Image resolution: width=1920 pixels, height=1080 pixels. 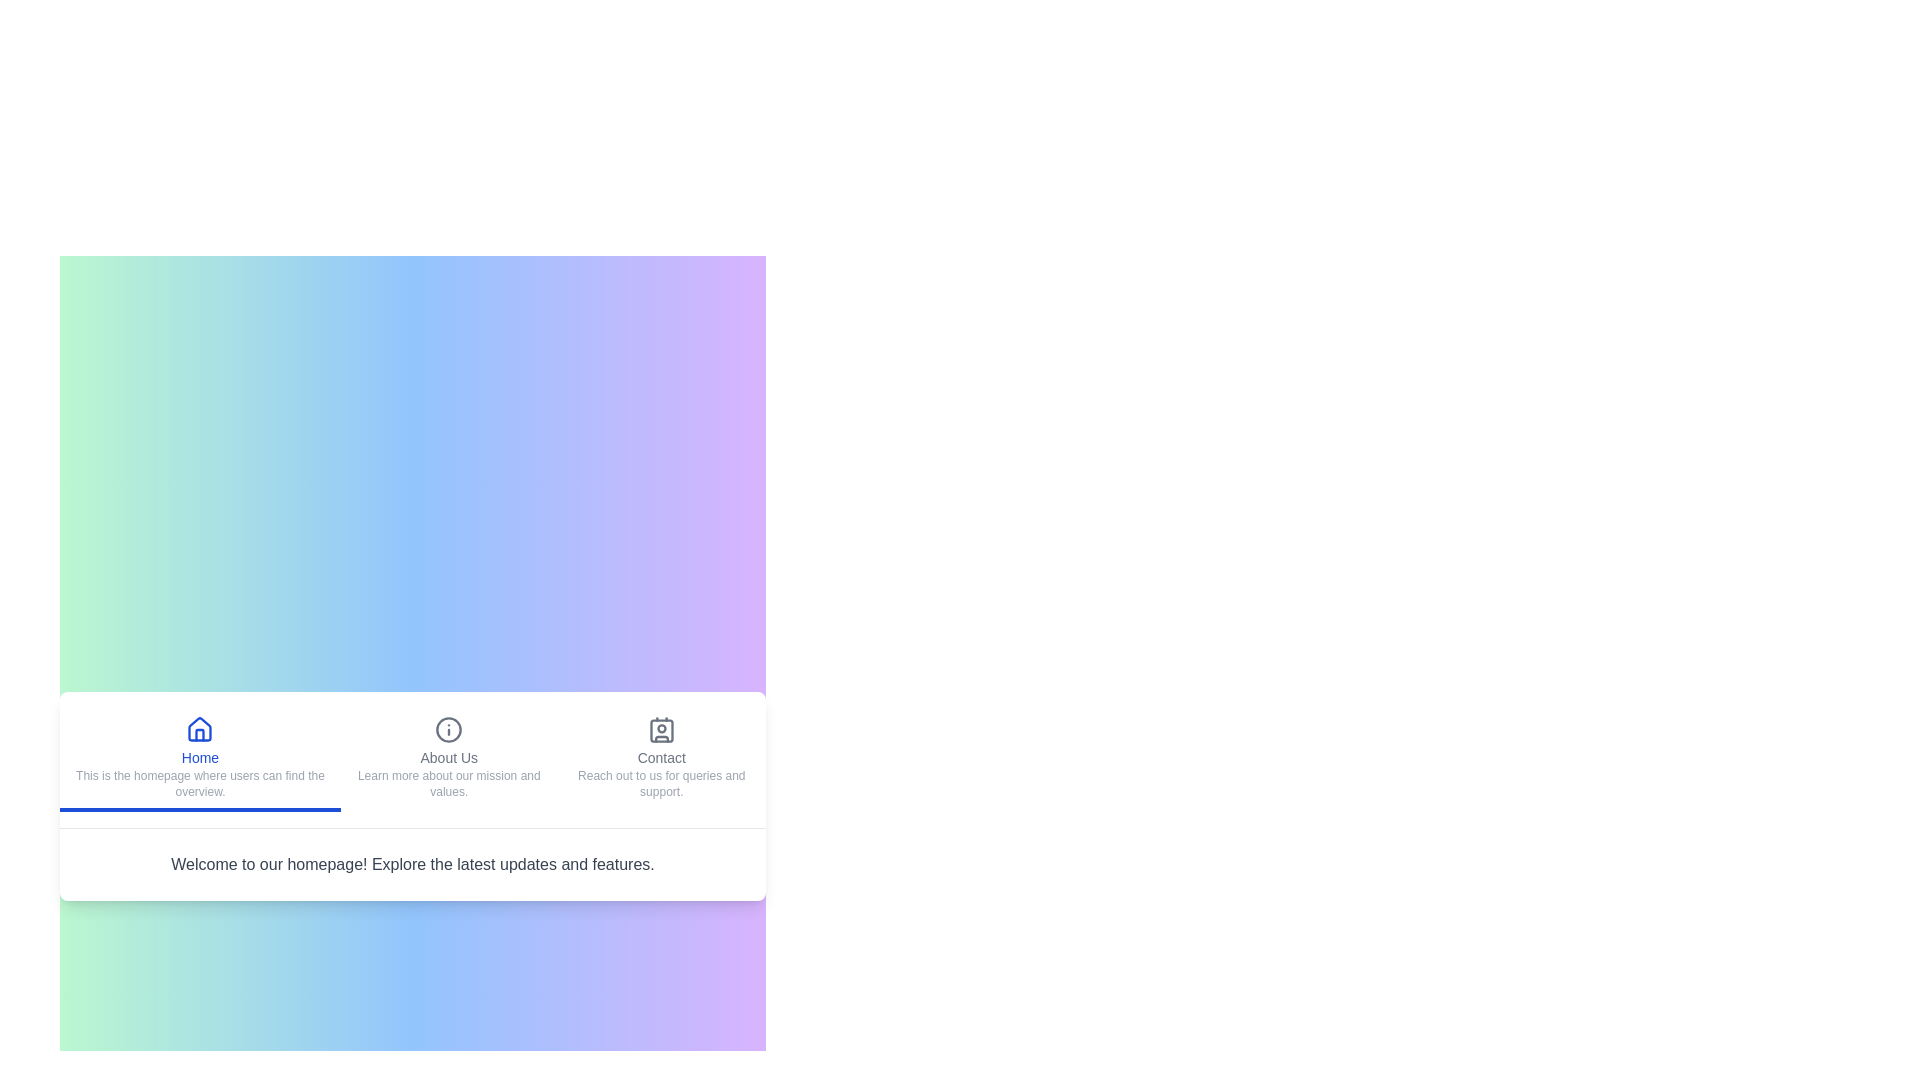 What do you see at coordinates (200, 759) in the screenshot?
I see `the Home tab to view the hover effect` at bounding box center [200, 759].